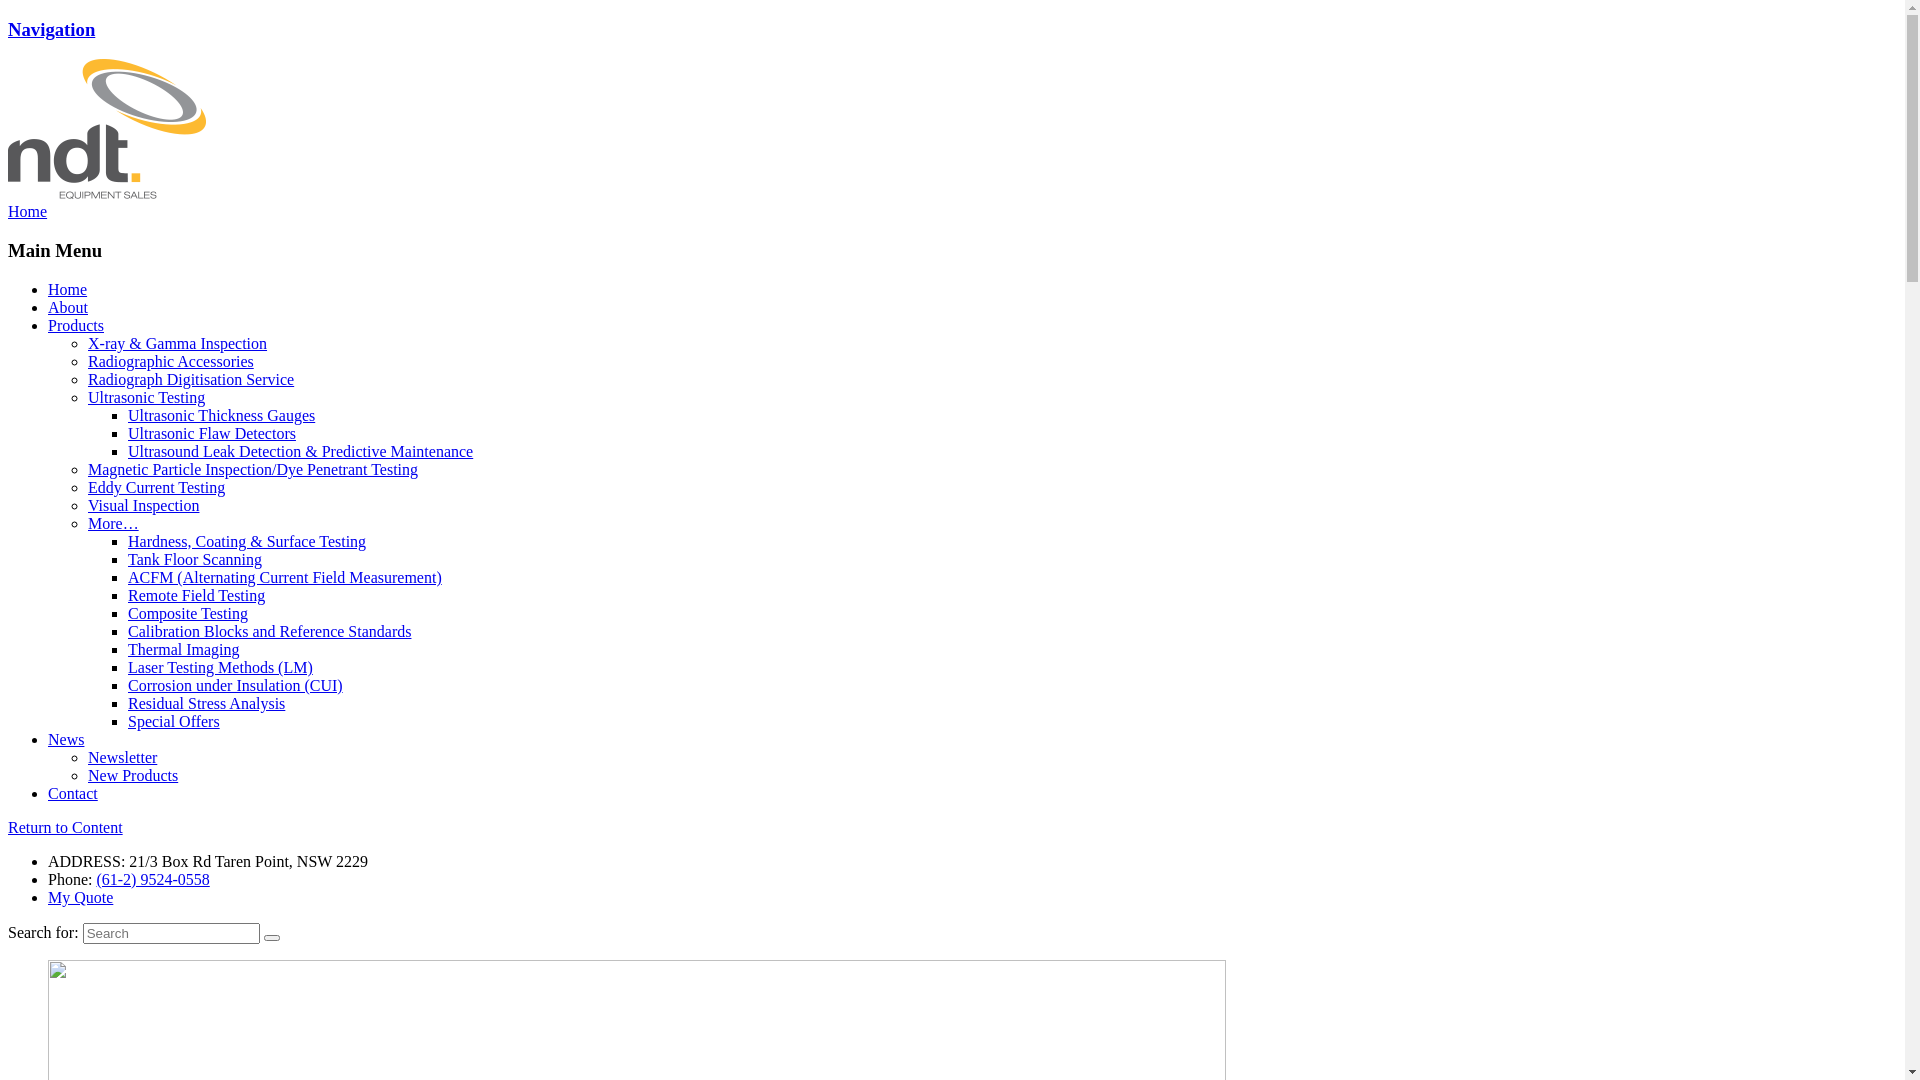 The image size is (1920, 1080). What do you see at coordinates (206, 702) in the screenshot?
I see `'Residual Stress Analysis'` at bounding box center [206, 702].